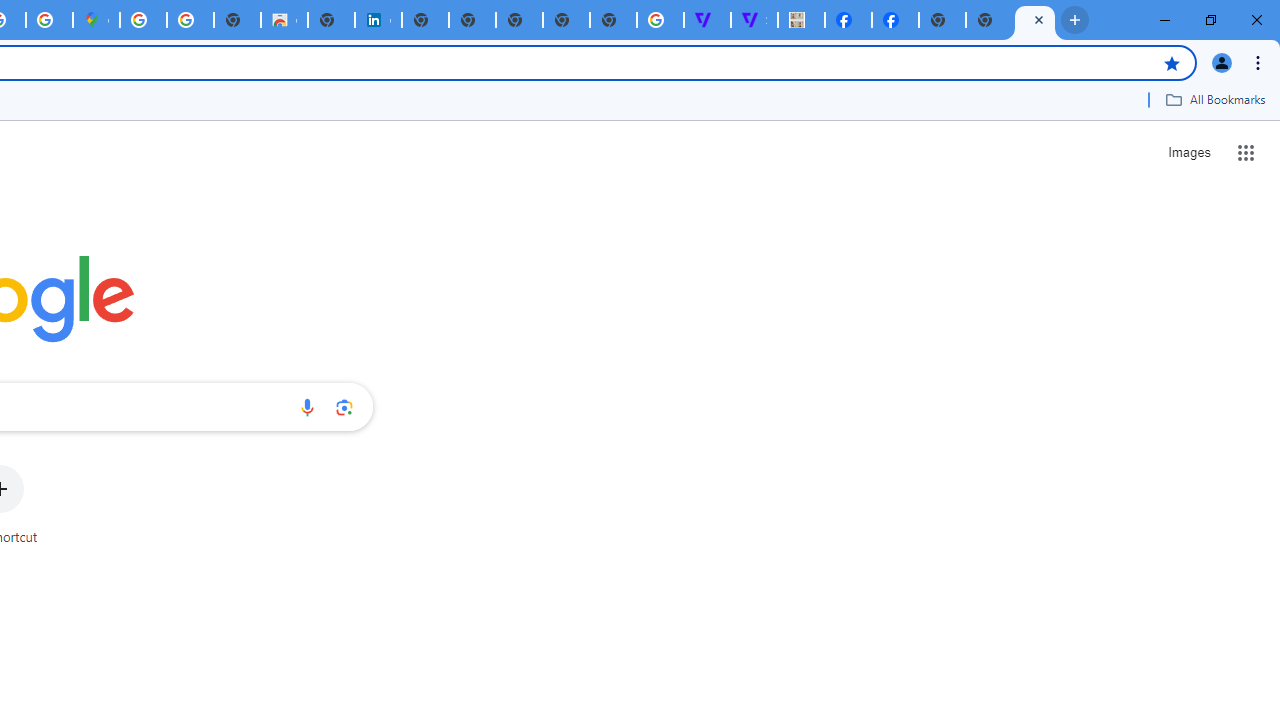  What do you see at coordinates (283, 20) in the screenshot?
I see `'Chrome Web Store'` at bounding box center [283, 20].